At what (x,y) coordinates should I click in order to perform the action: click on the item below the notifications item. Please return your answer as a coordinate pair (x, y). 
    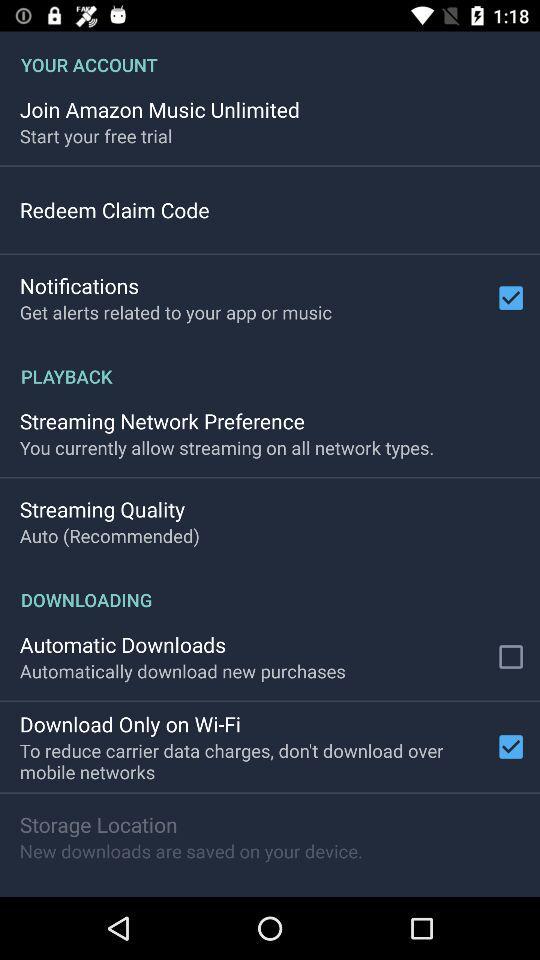
    Looking at the image, I should click on (176, 312).